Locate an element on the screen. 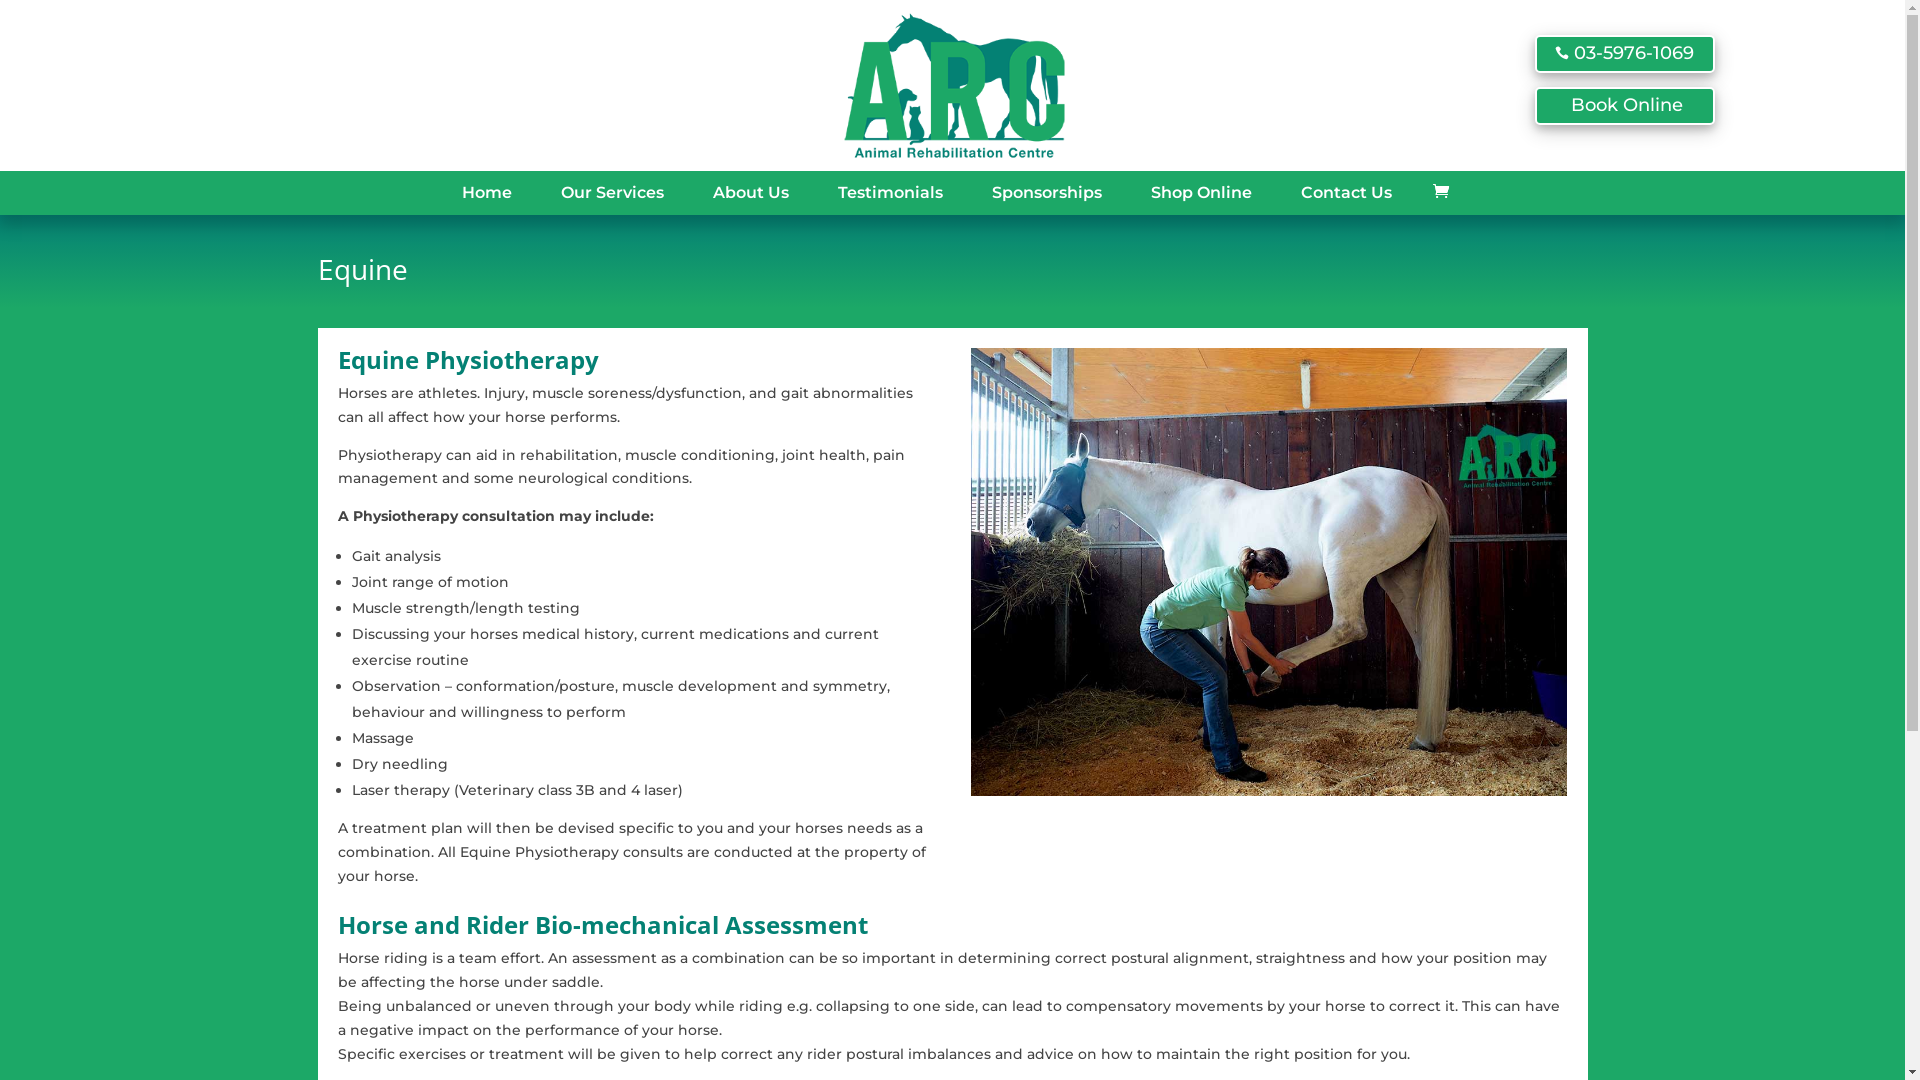 This screenshot has width=1920, height=1080. 'Our Services' is located at coordinates (546, 192).